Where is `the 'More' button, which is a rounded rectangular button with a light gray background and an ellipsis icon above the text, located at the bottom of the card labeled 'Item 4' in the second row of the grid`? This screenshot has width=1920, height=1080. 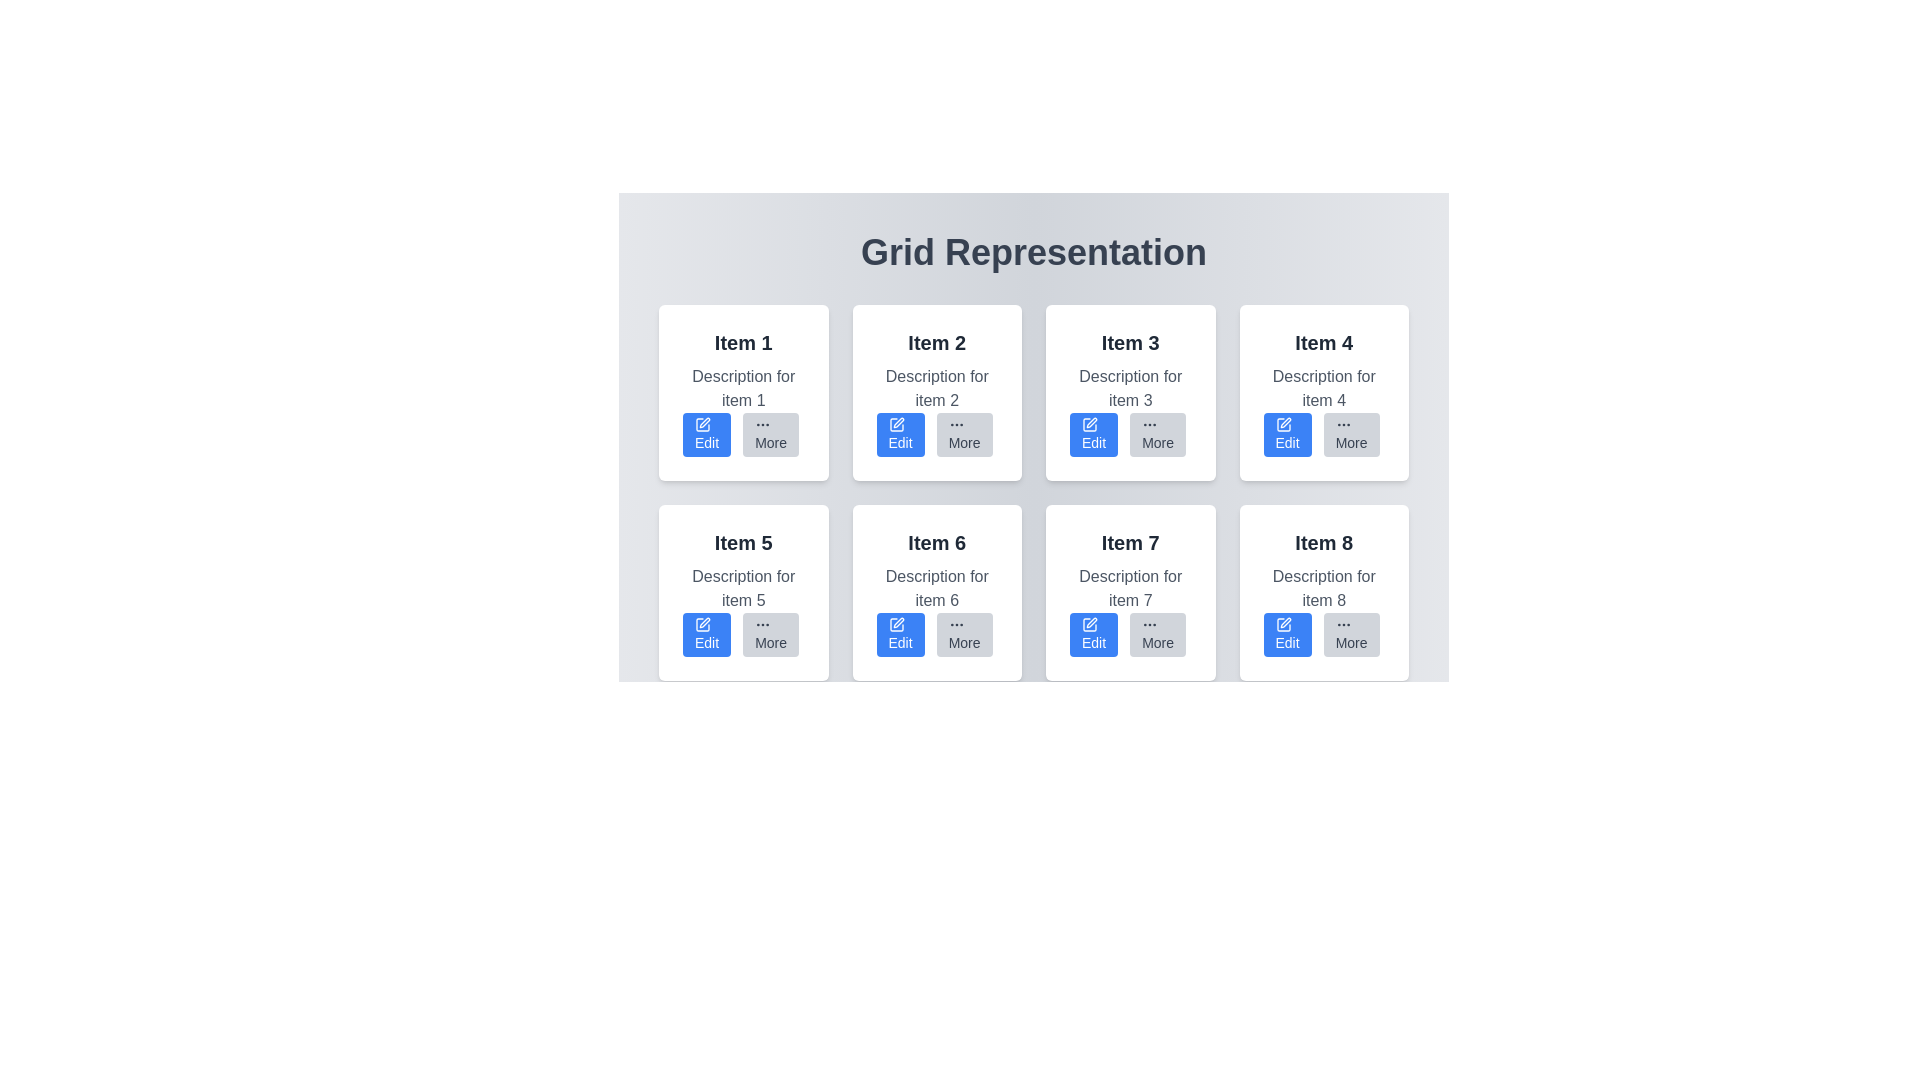
the 'More' button, which is a rounded rectangular button with a light gray background and an ellipsis icon above the text, located at the bottom of the card labeled 'Item 4' in the second row of the grid is located at coordinates (1351, 434).